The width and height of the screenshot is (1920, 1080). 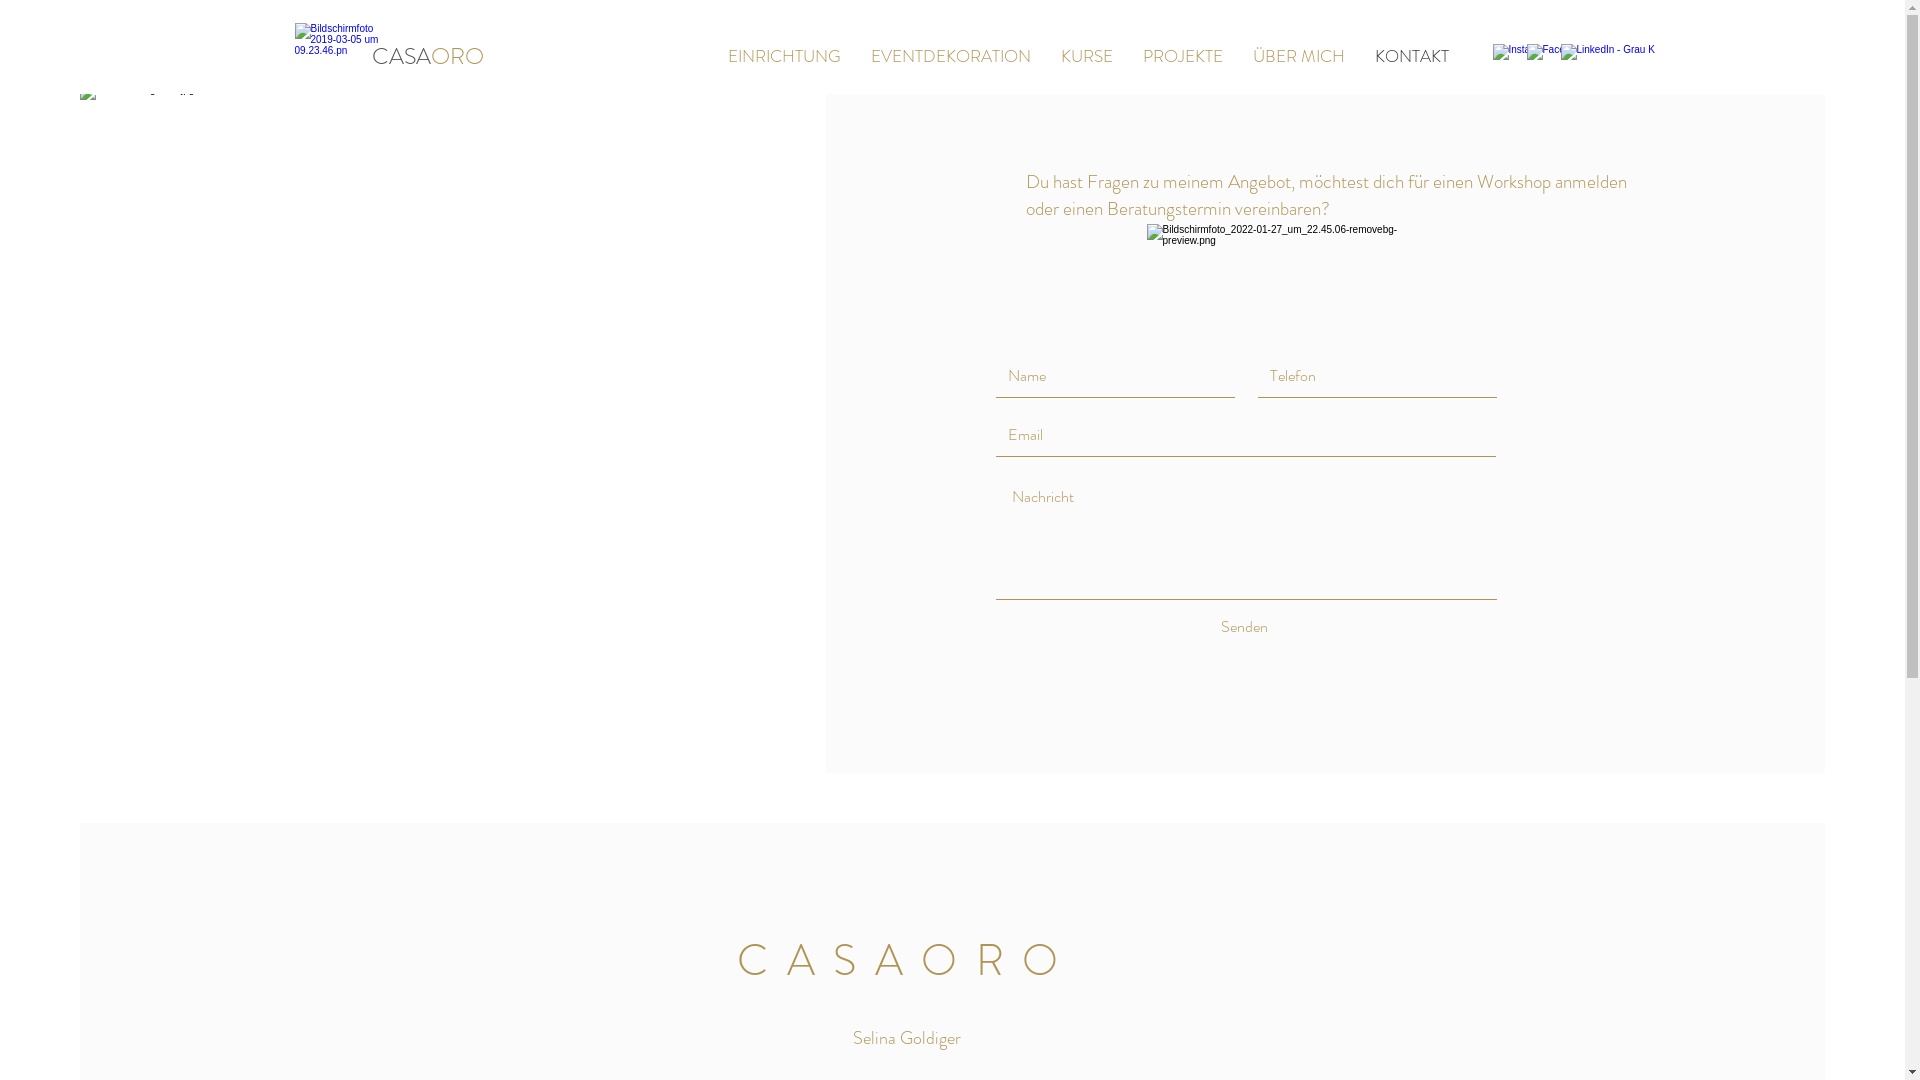 I want to click on 'PROJEKTE', so click(x=1182, y=55).